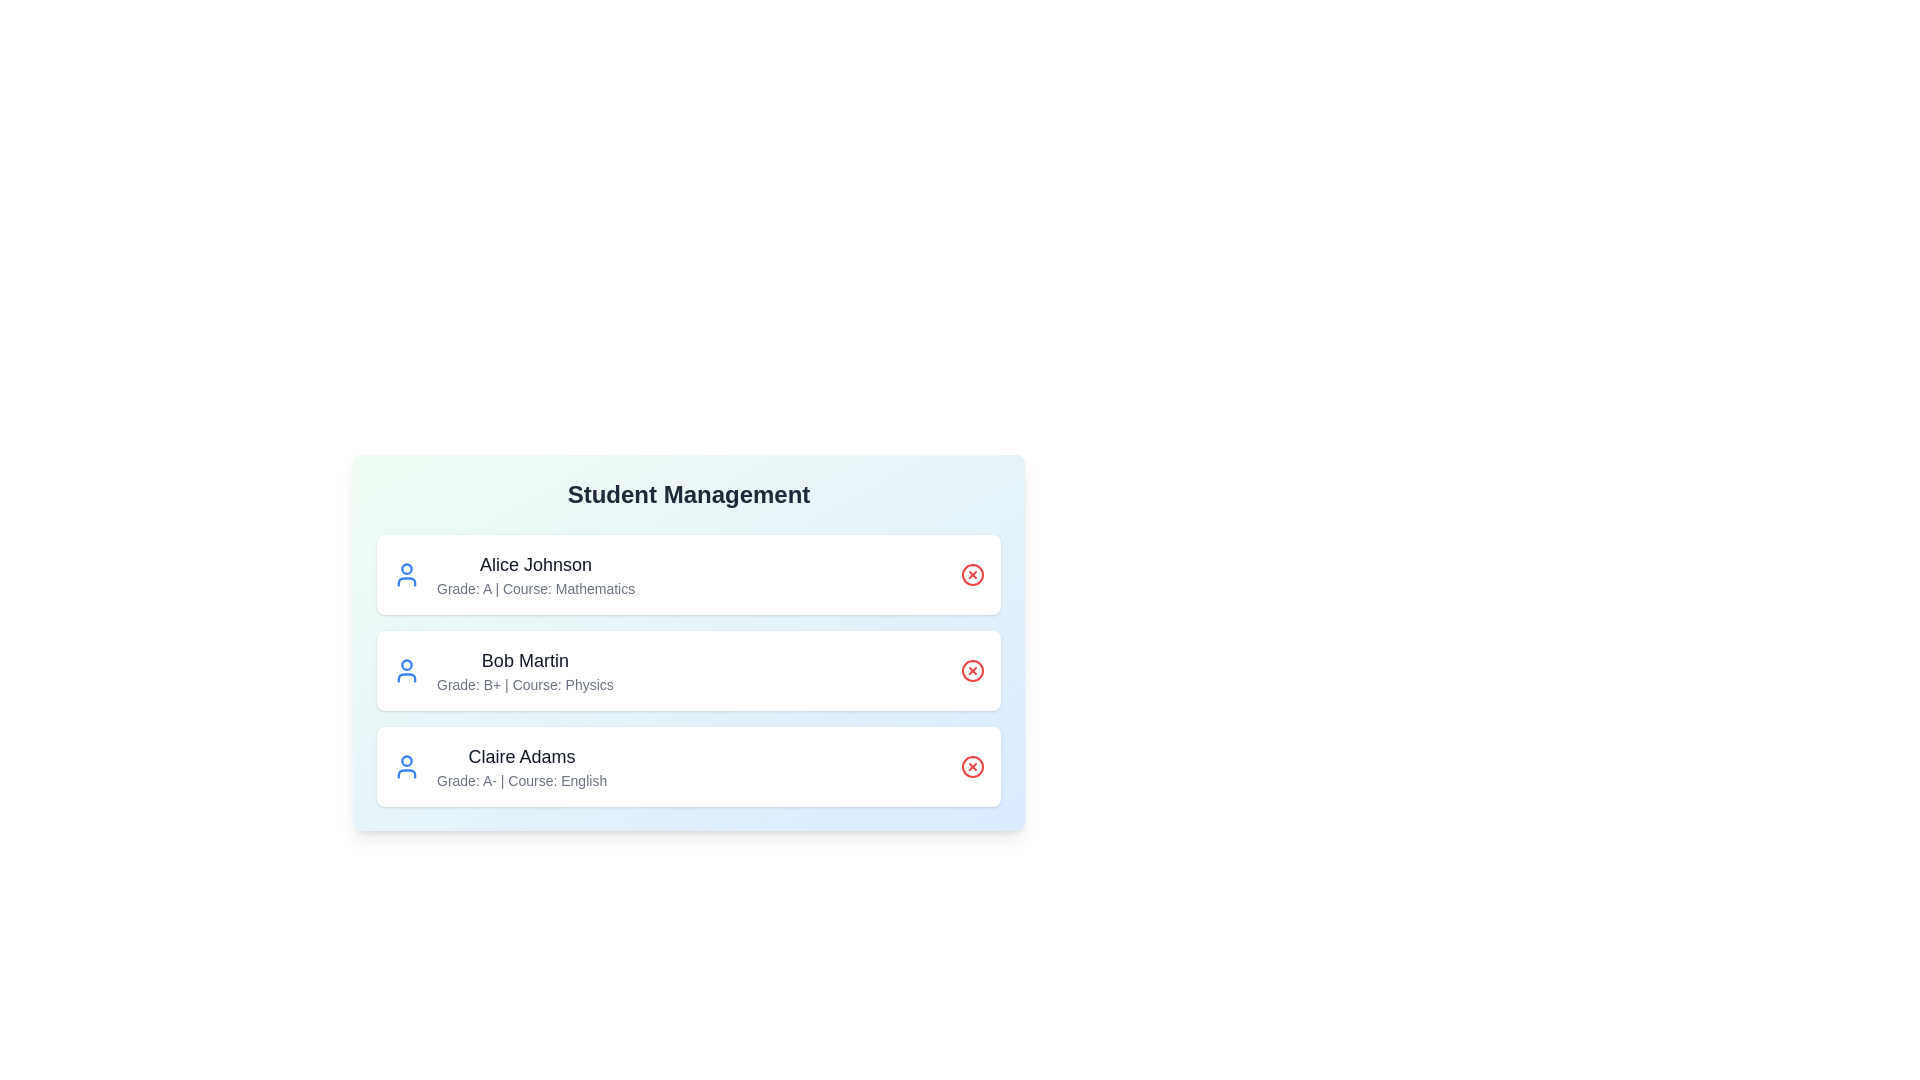 The width and height of the screenshot is (1920, 1080). I want to click on the text of Claire Adams's details, so click(522, 756).